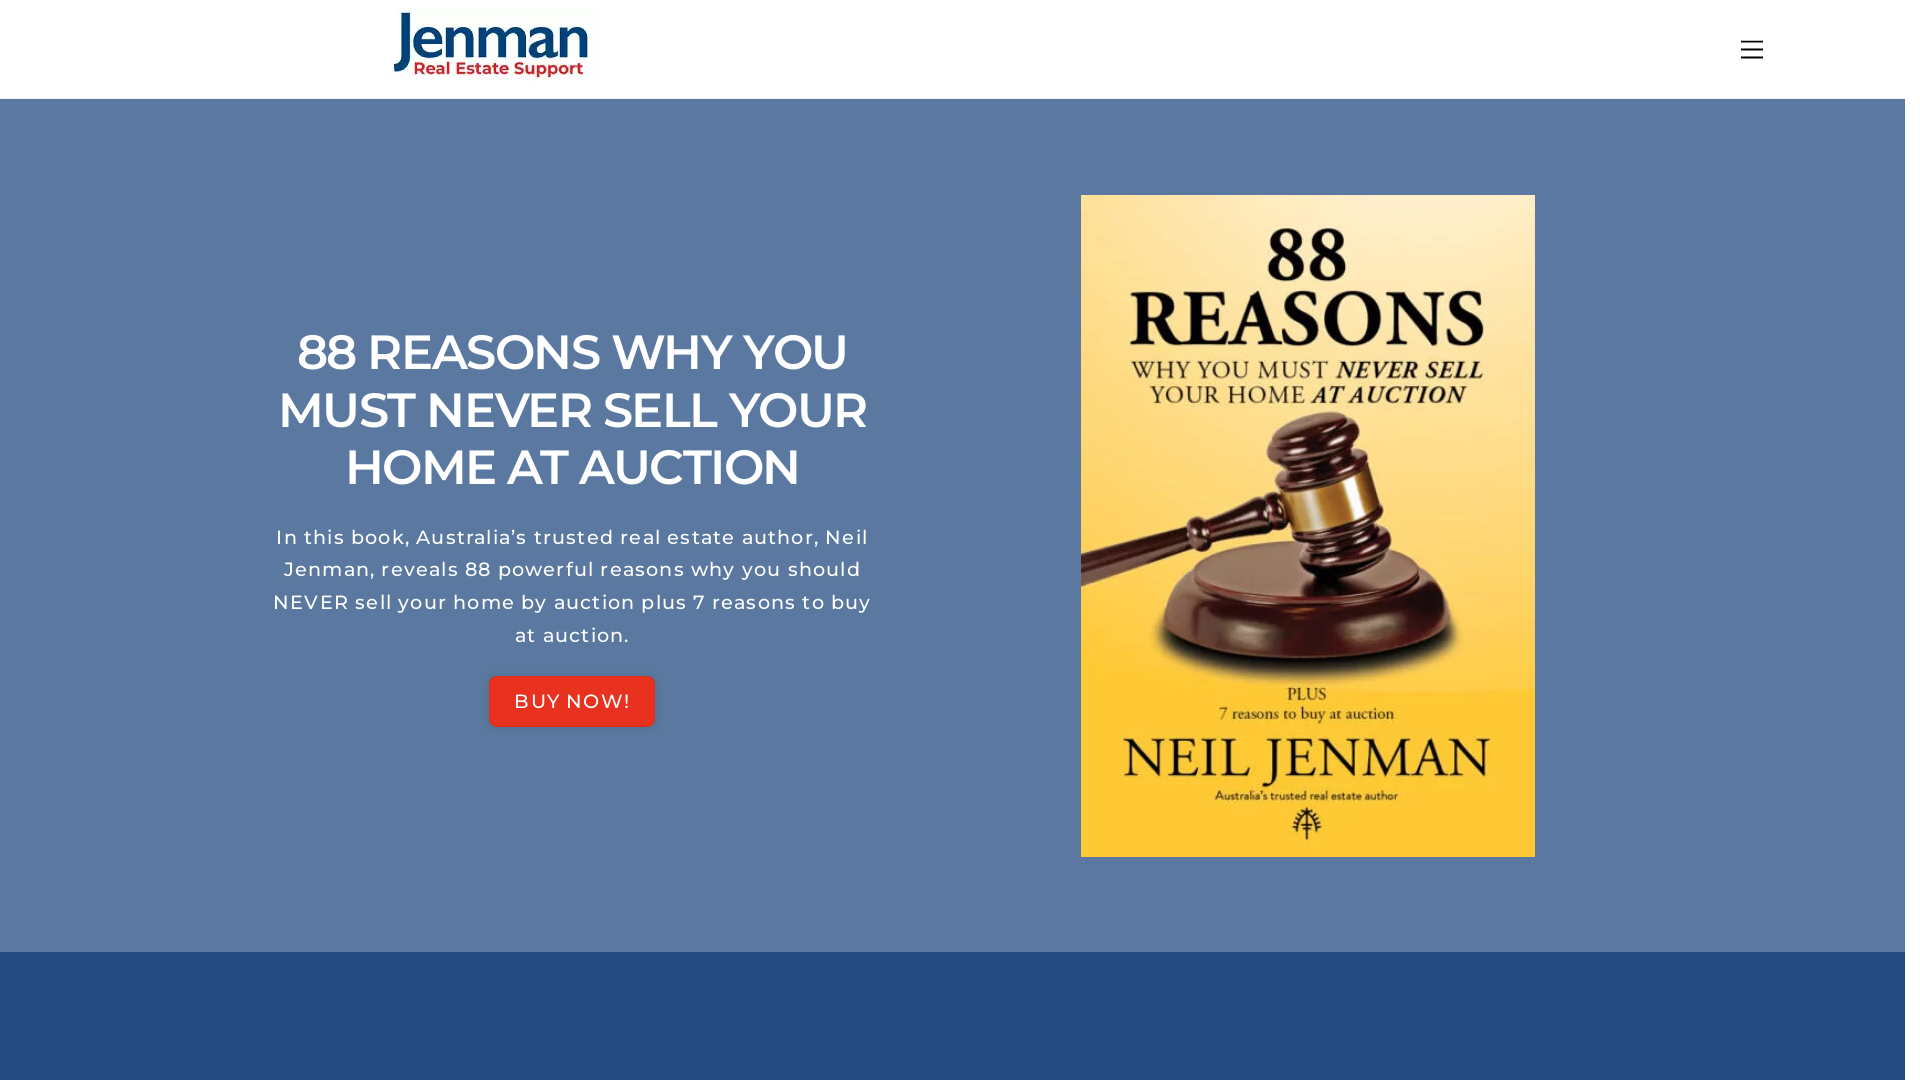  What do you see at coordinates (489, 45) in the screenshot?
I see `'Jenman Real Estate Support short'` at bounding box center [489, 45].